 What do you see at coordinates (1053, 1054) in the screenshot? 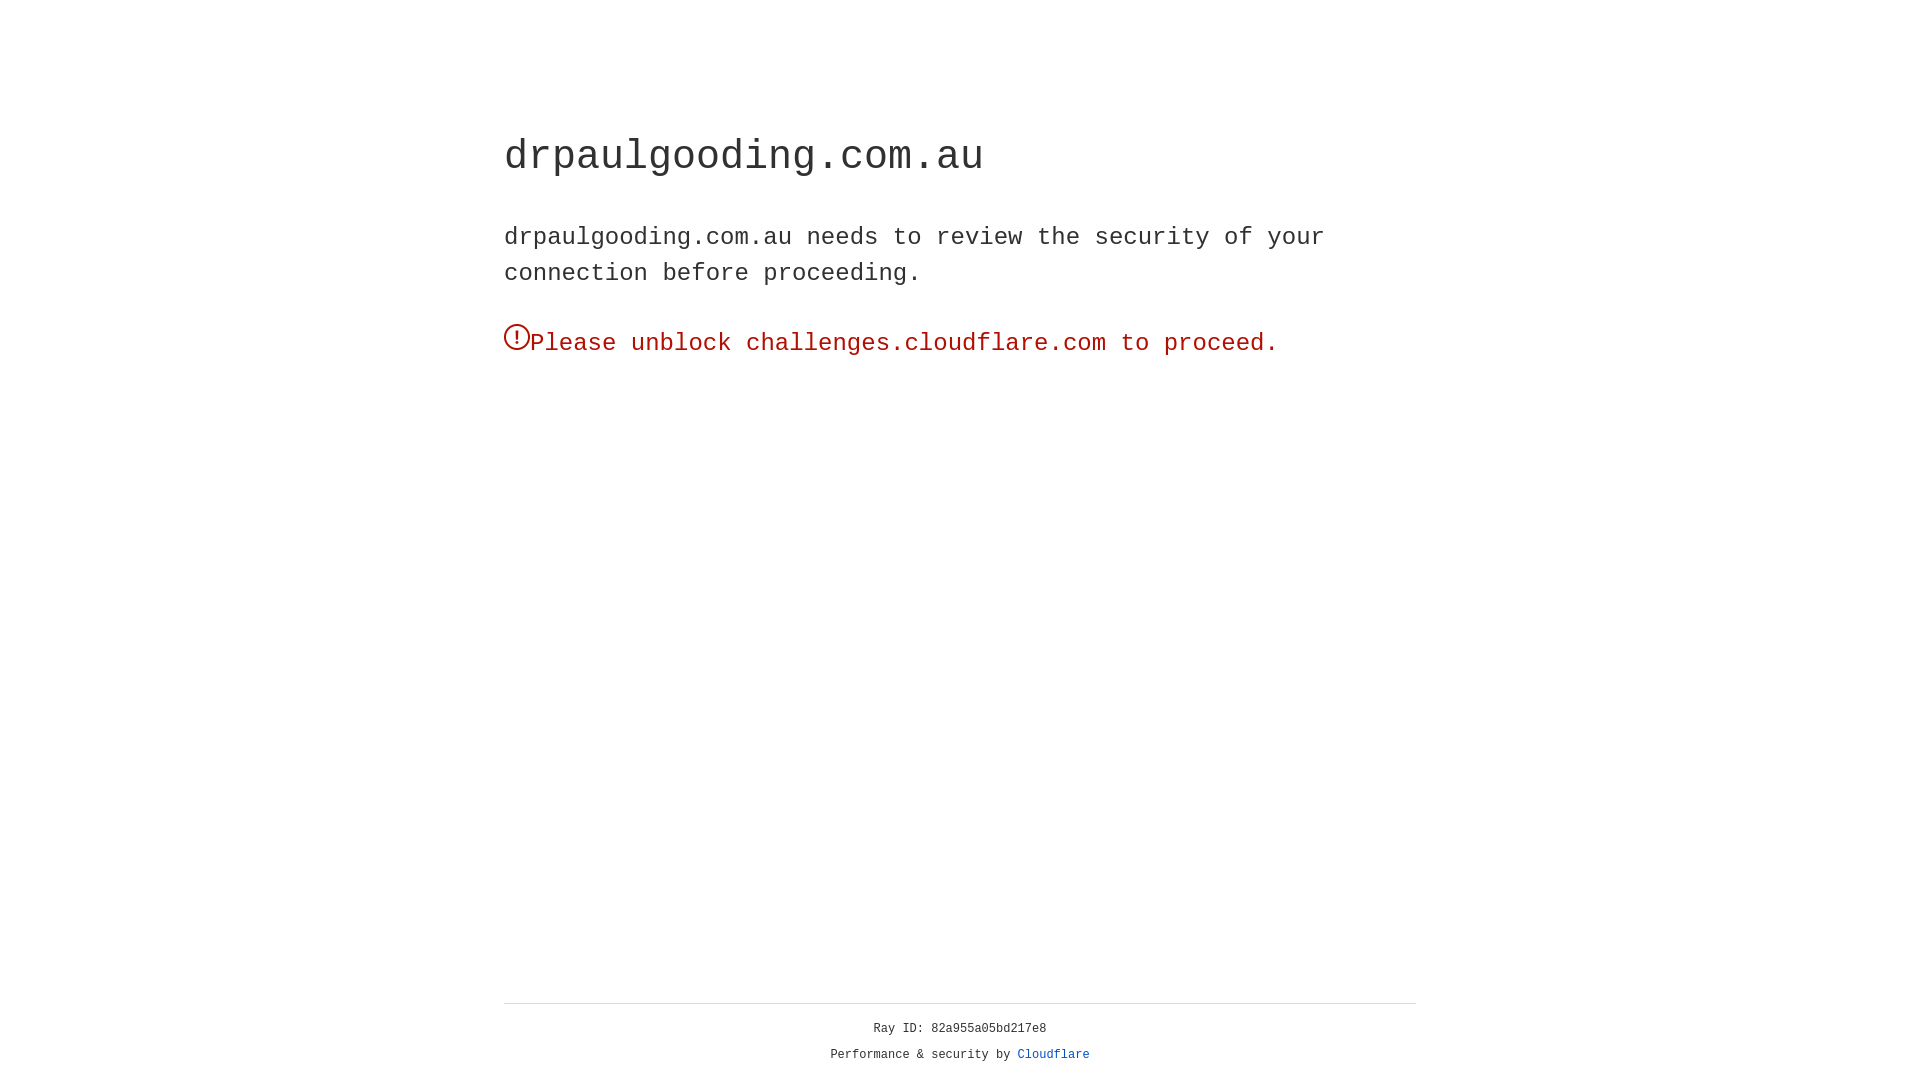
I see `'Cloudflare'` at bounding box center [1053, 1054].